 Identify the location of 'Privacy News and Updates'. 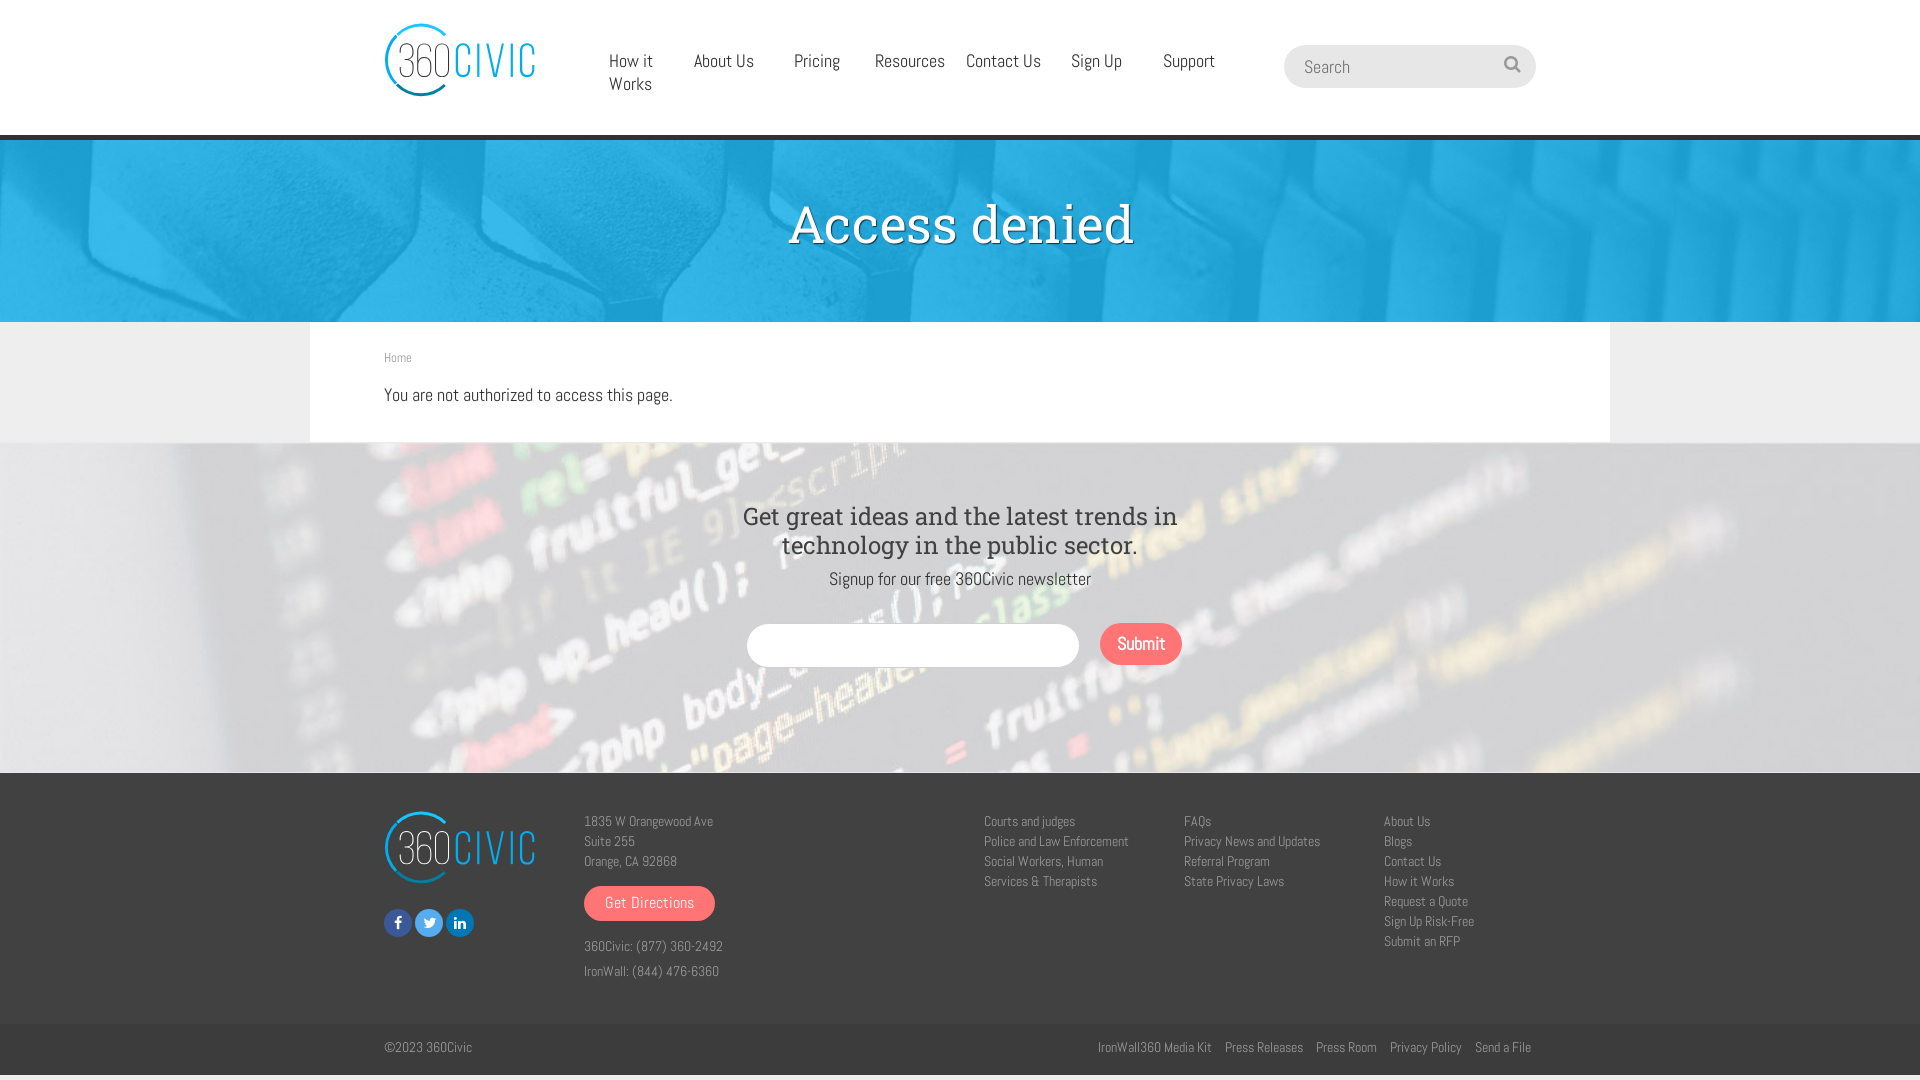
(1251, 840).